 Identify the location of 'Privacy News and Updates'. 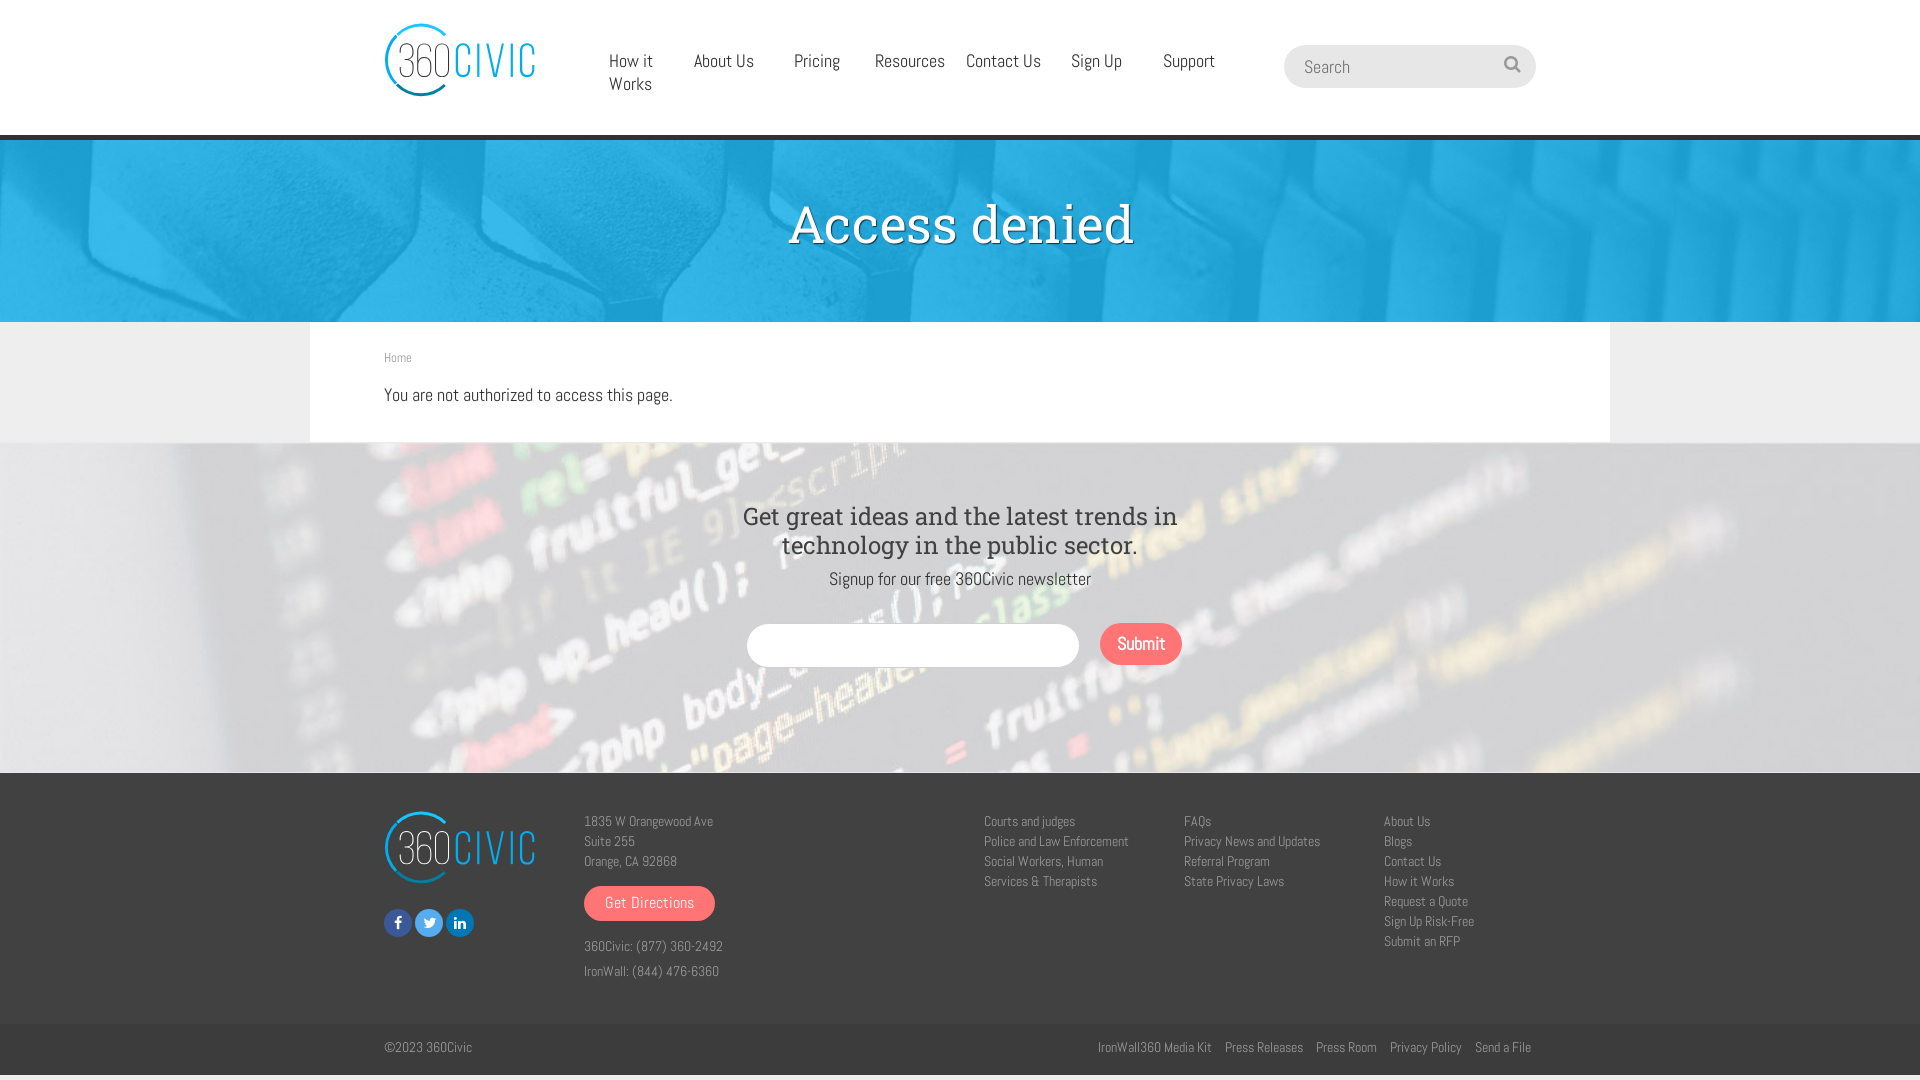
(1251, 840).